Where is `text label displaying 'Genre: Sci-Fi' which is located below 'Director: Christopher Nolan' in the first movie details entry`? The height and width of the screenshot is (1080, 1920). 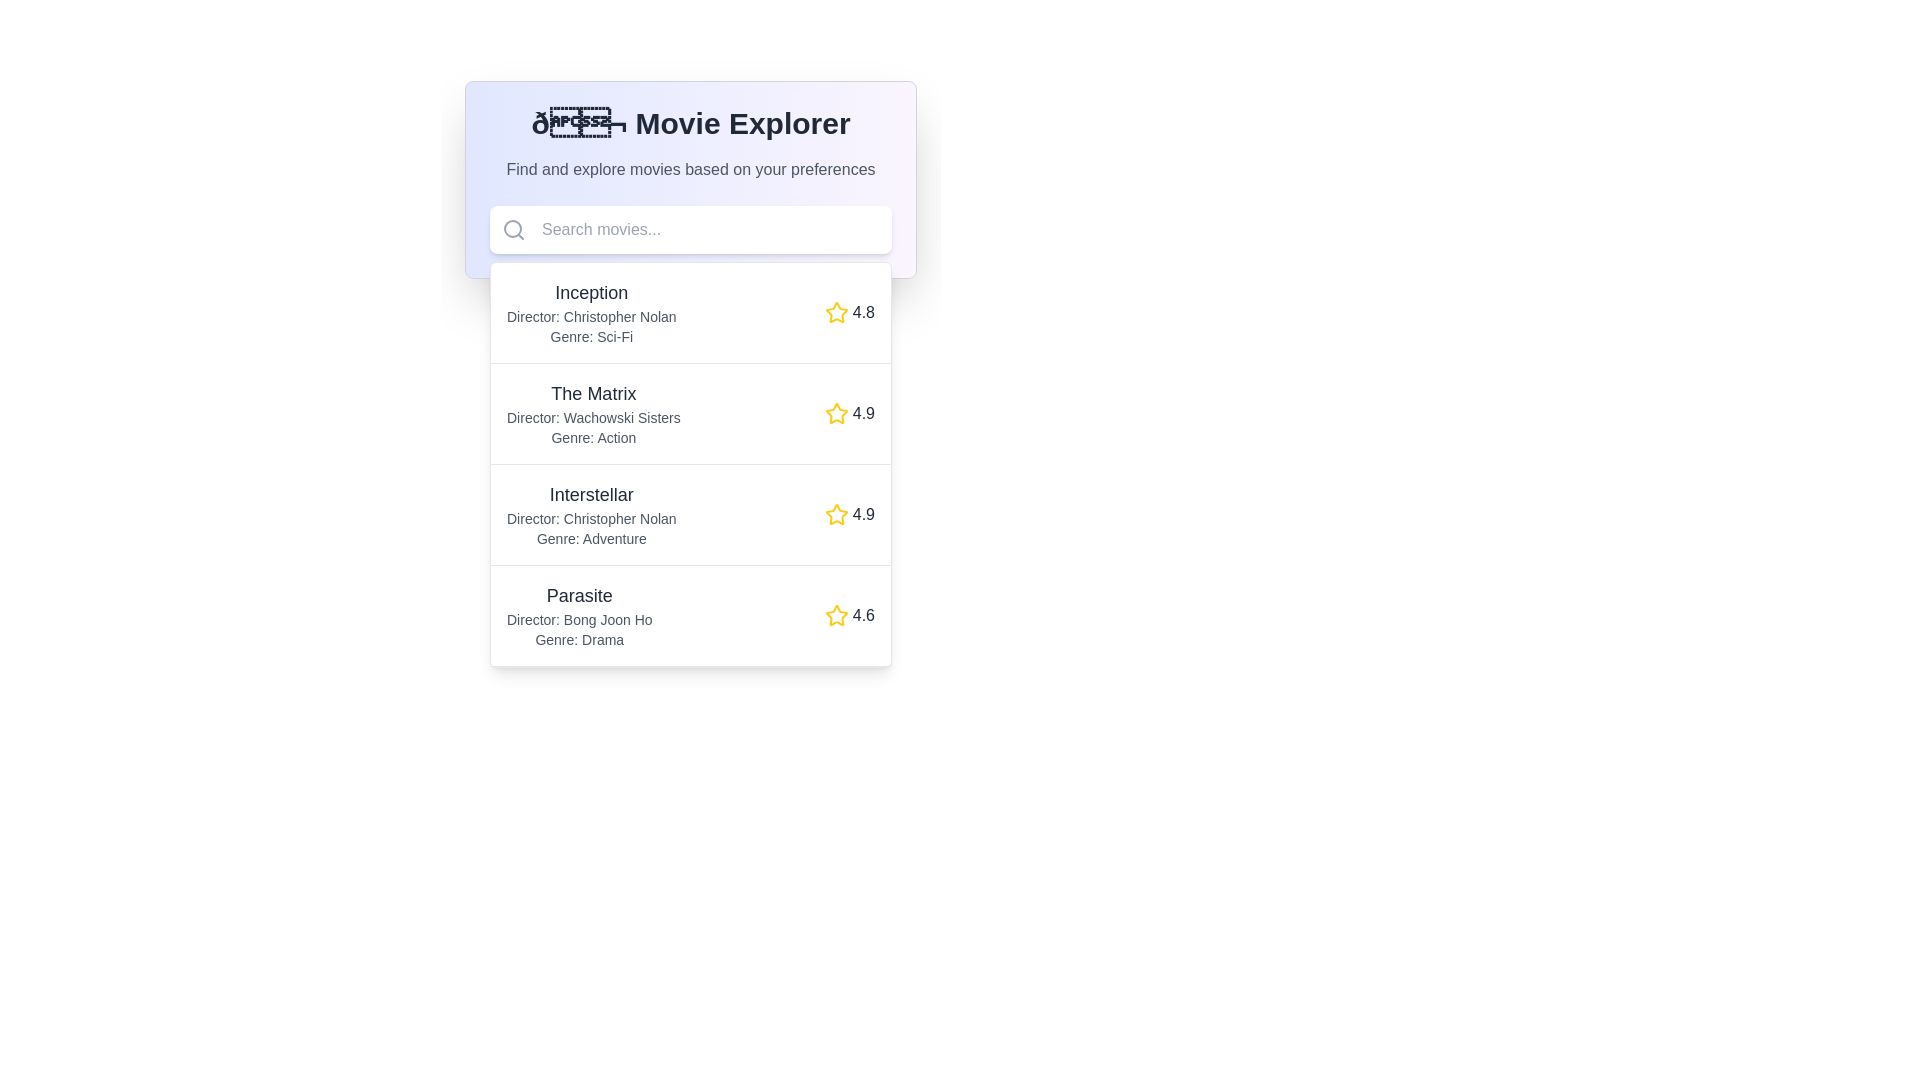 text label displaying 'Genre: Sci-Fi' which is located below 'Director: Christopher Nolan' in the first movie details entry is located at coordinates (590, 335).